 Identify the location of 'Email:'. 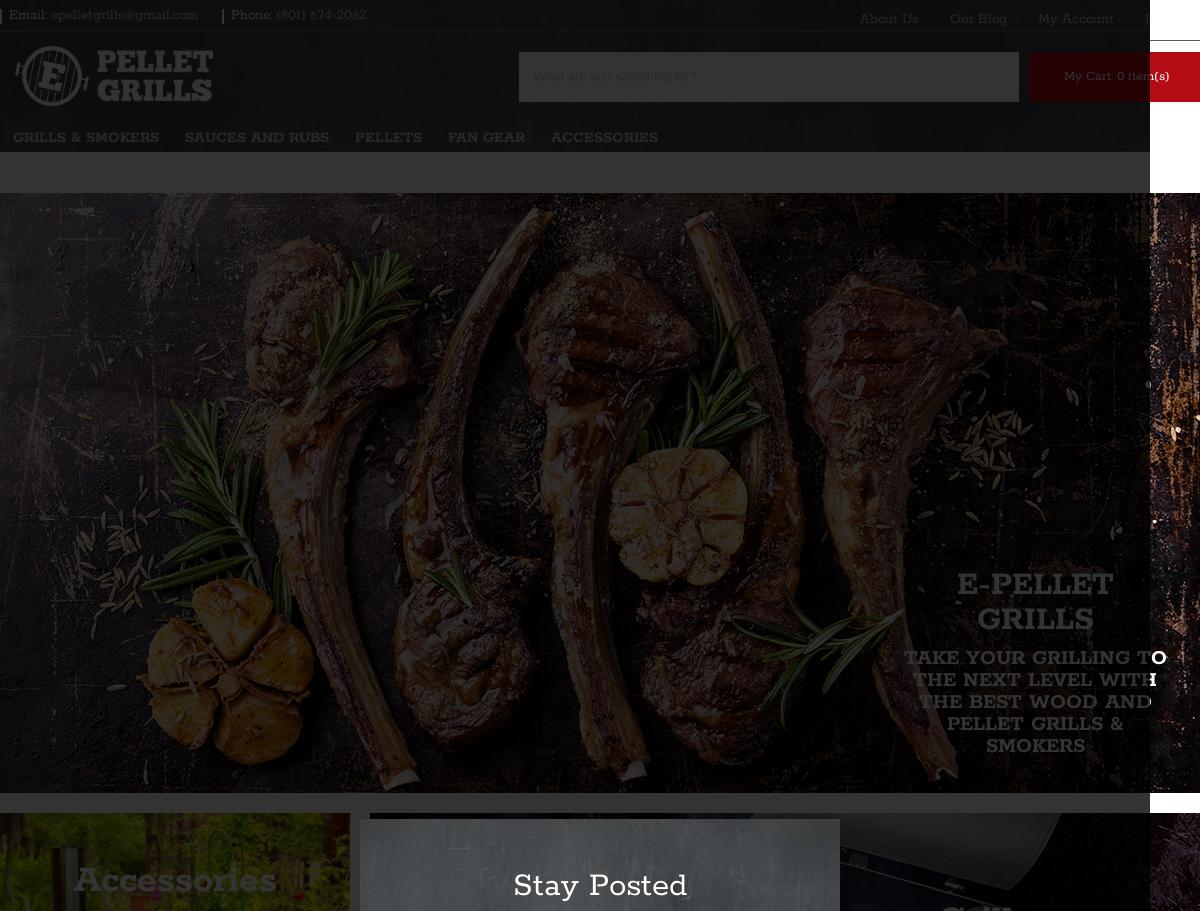
(27, 15).